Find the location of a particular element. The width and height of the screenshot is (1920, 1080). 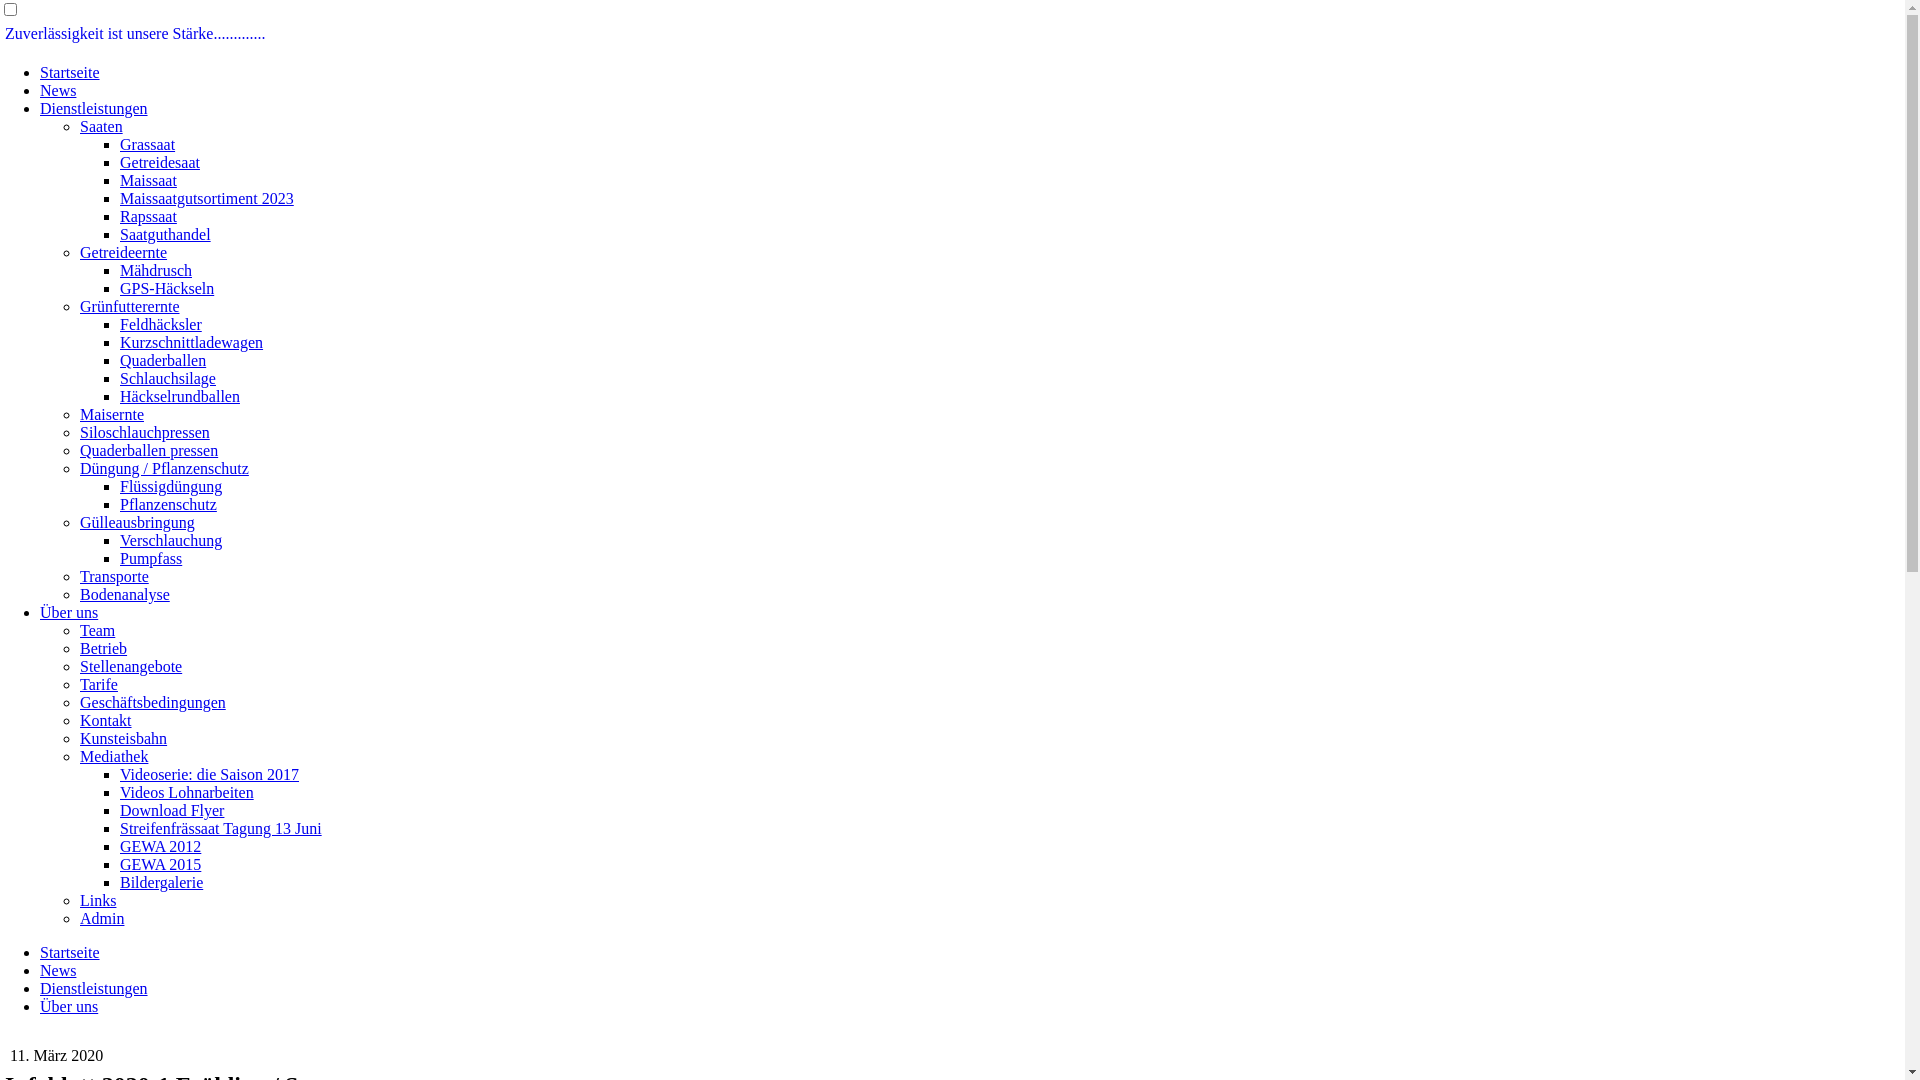

'Pumpfass' is located at coordinates (149, 558).